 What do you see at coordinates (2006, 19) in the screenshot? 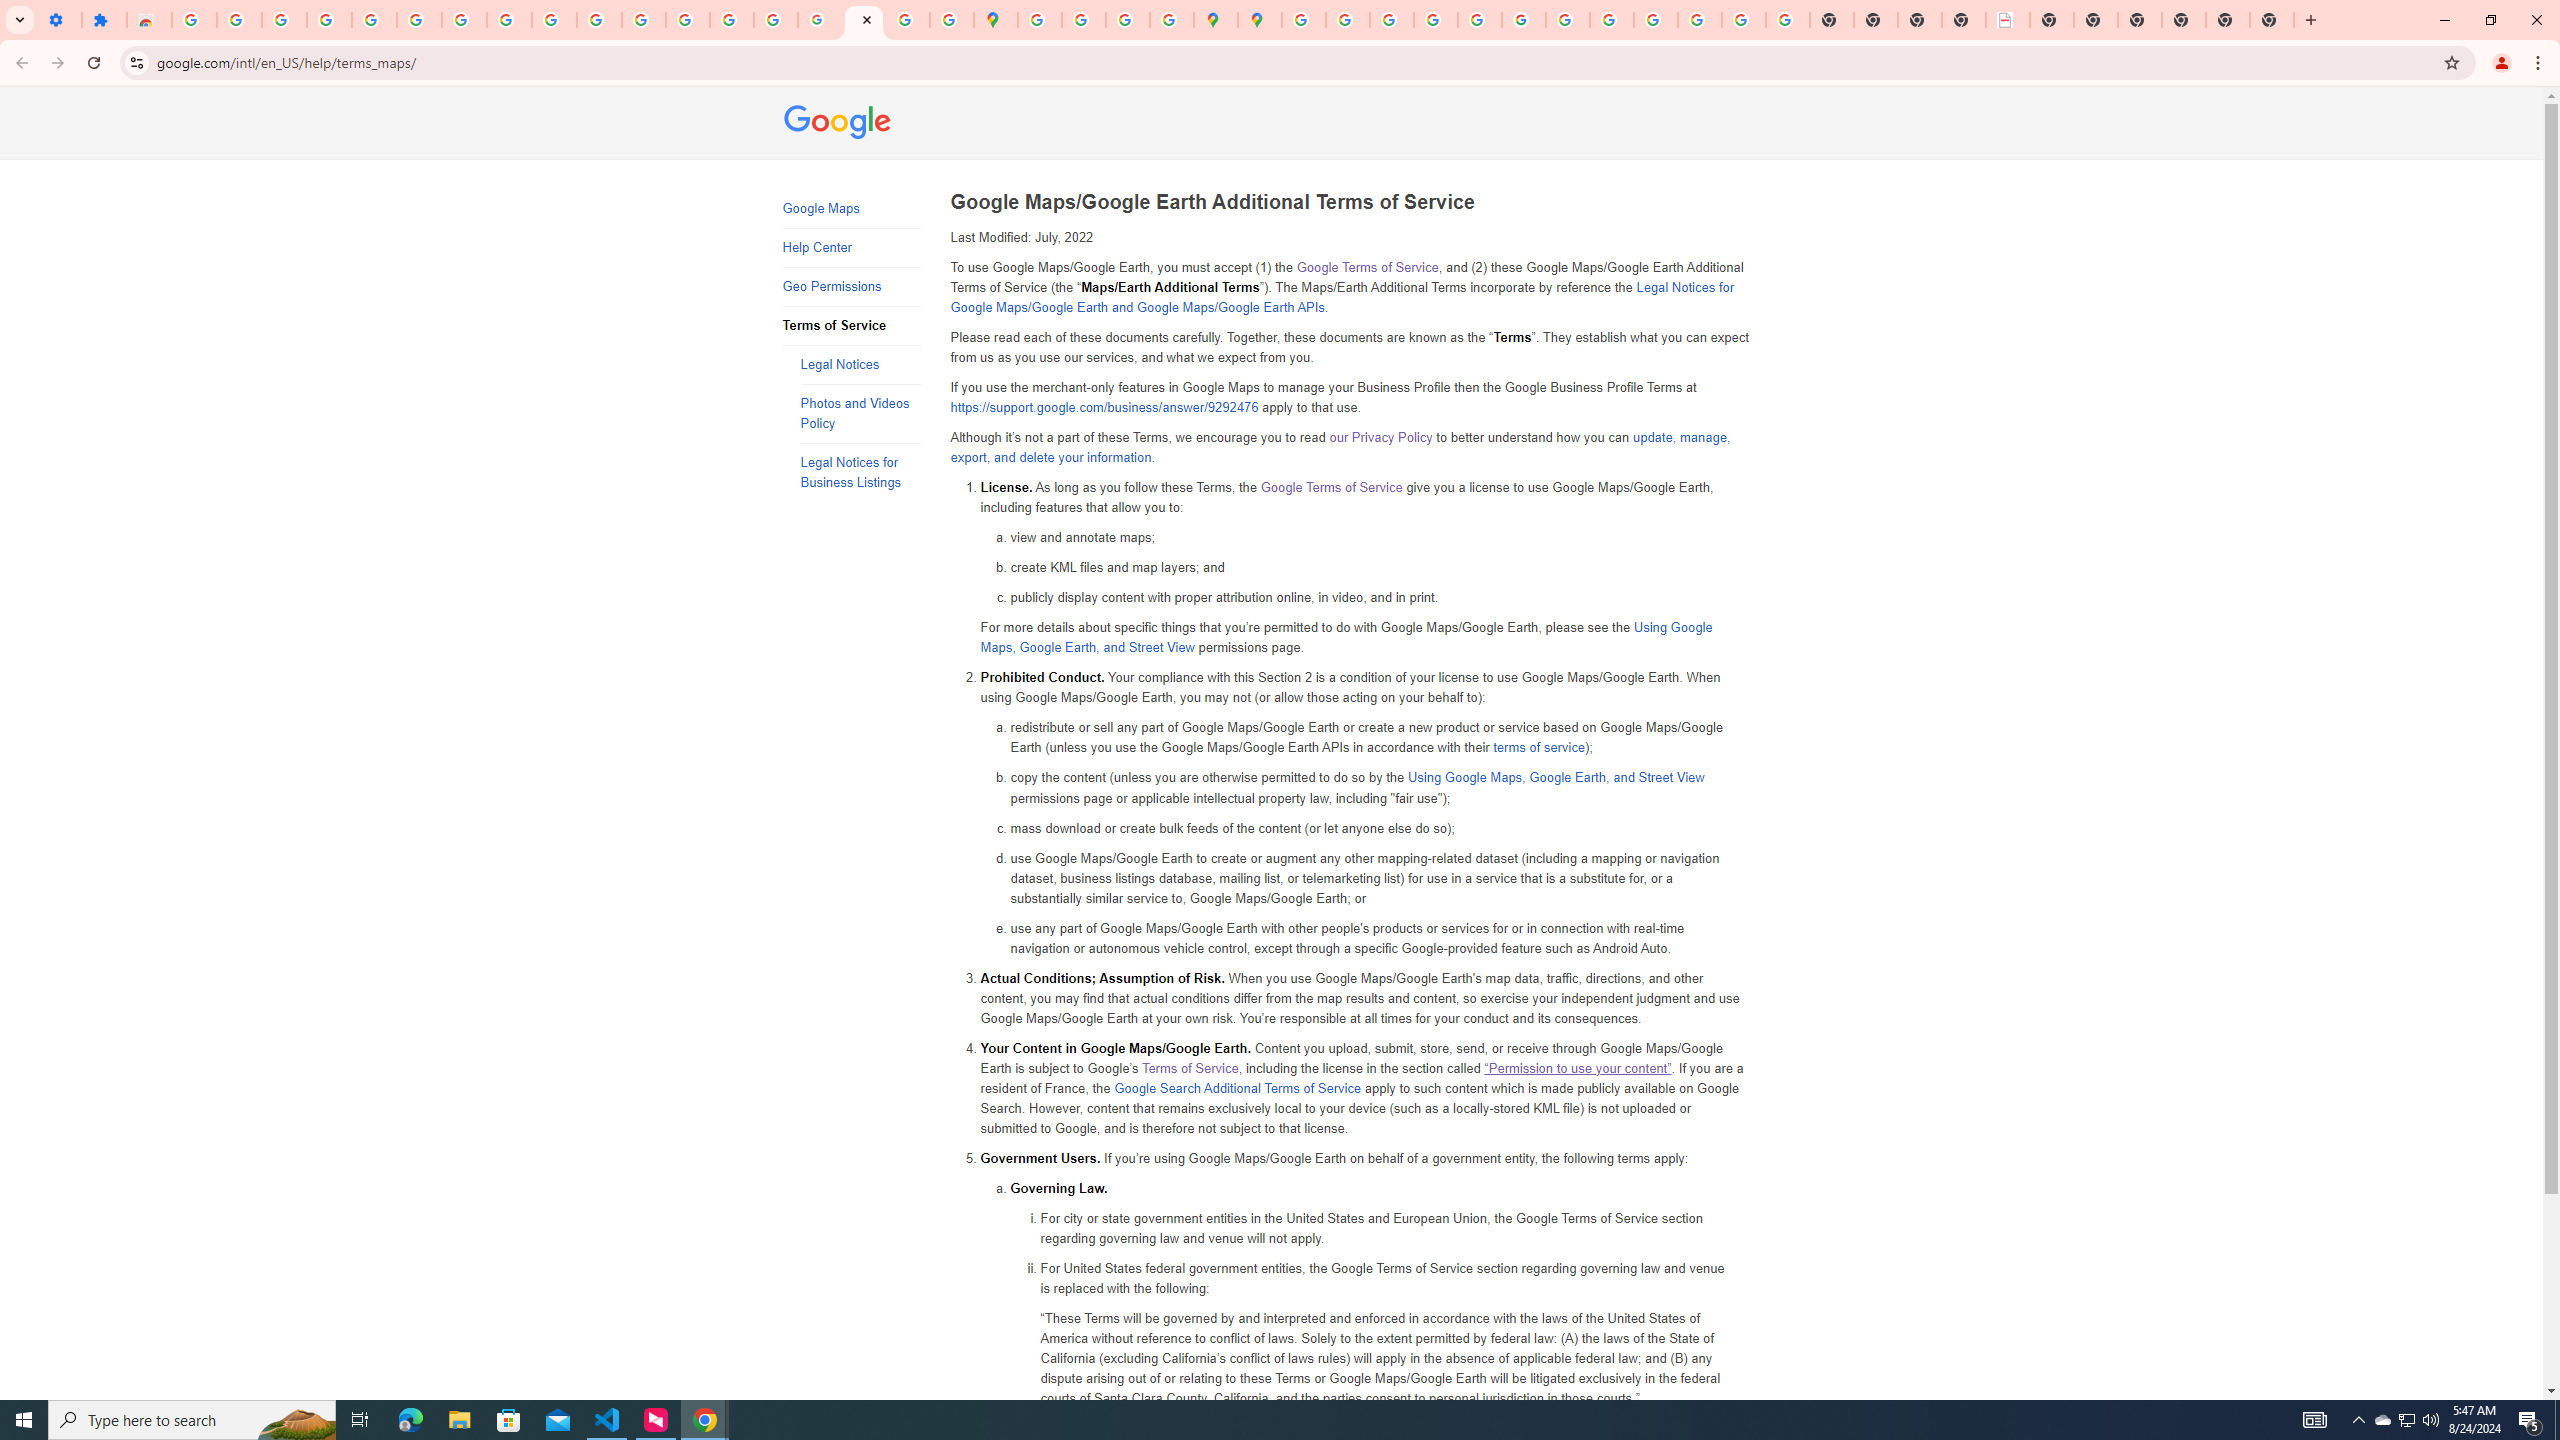
I see `'LAAD Defence & Security 2025 | BAE Systems'` at bounding box center [2006, 19].